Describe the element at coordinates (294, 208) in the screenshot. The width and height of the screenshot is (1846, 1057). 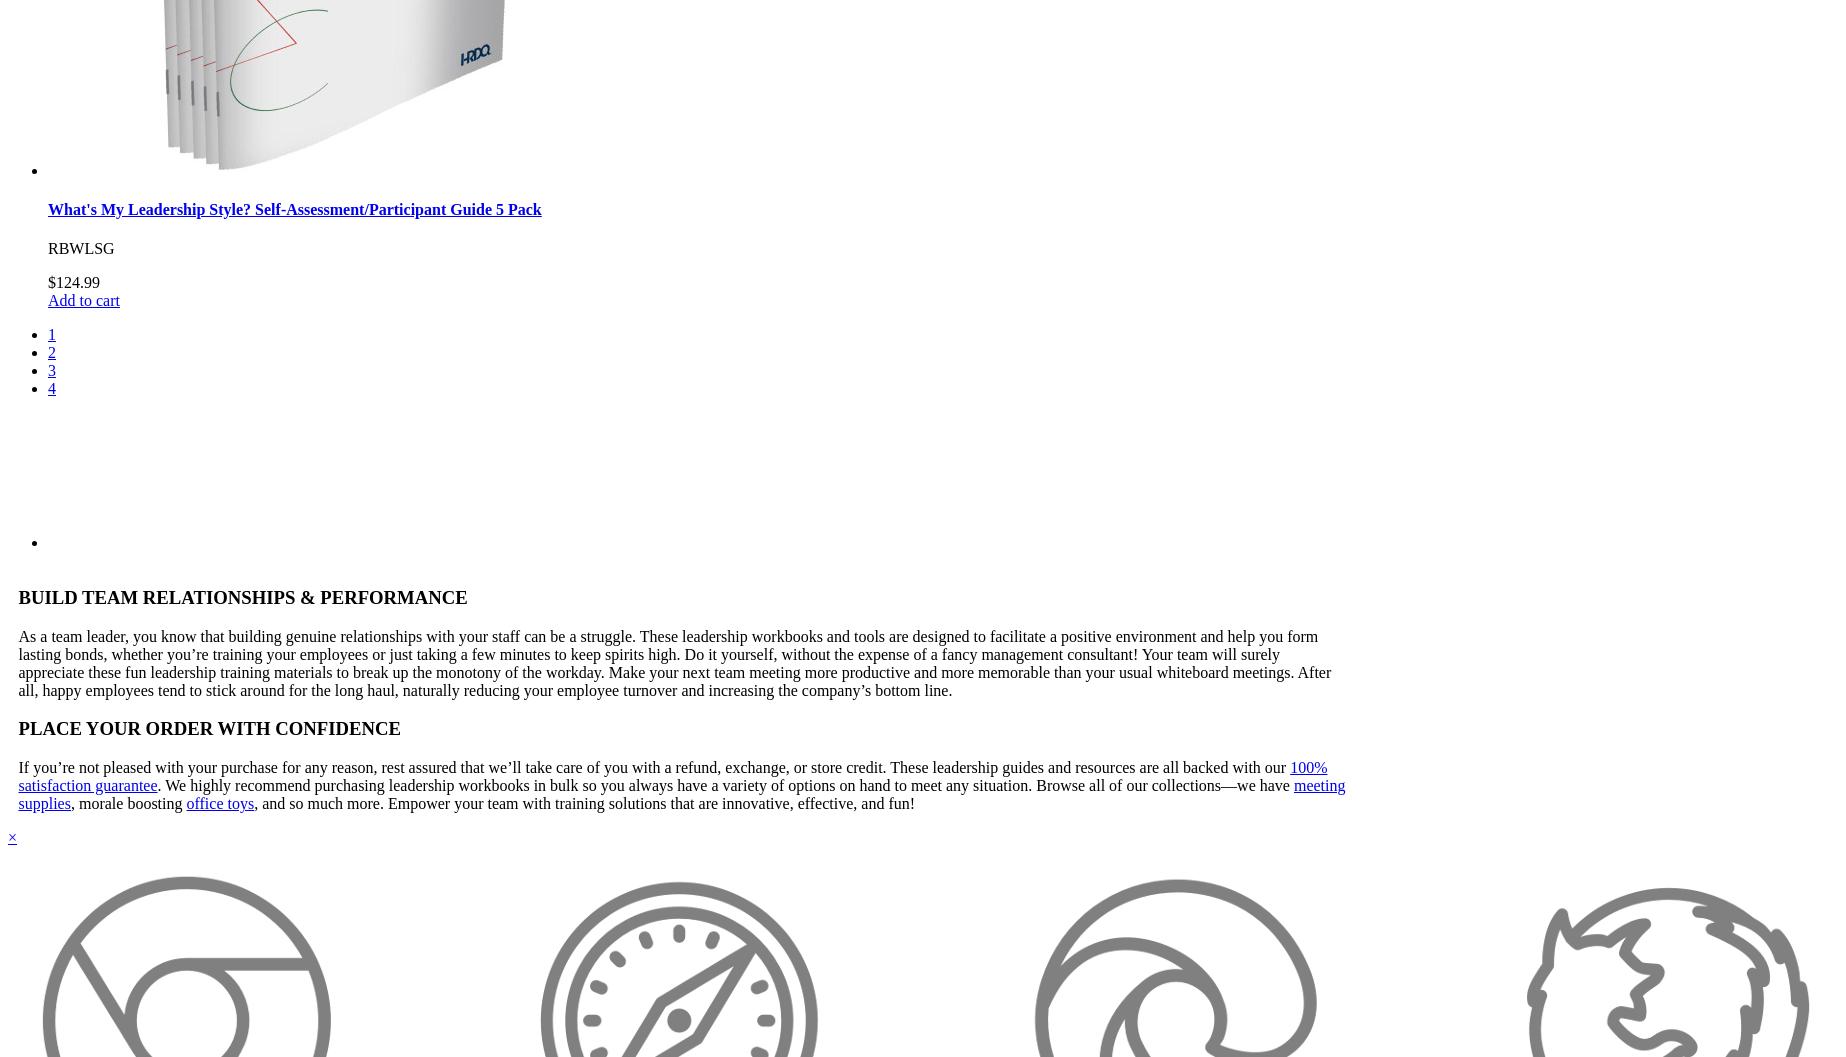
I see `'What's My Leadership Style? Self-Assessment/Participant Guide 5 Pack'` at that location.